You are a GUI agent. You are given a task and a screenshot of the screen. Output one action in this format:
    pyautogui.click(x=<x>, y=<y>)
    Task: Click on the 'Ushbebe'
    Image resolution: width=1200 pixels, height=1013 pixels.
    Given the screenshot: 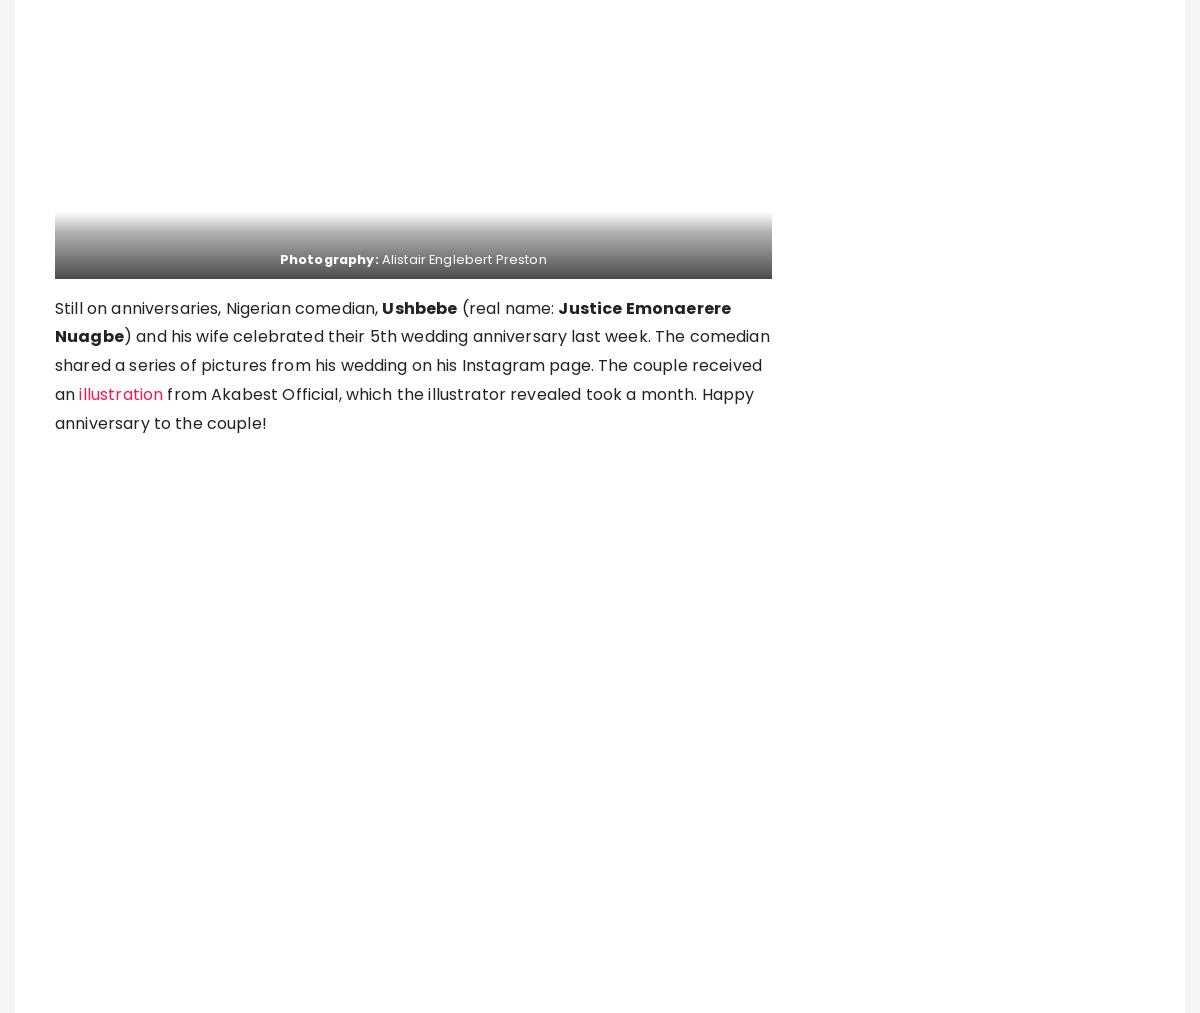 What is the action you would take?
    pyautogui.click(x=419, y=307)
    